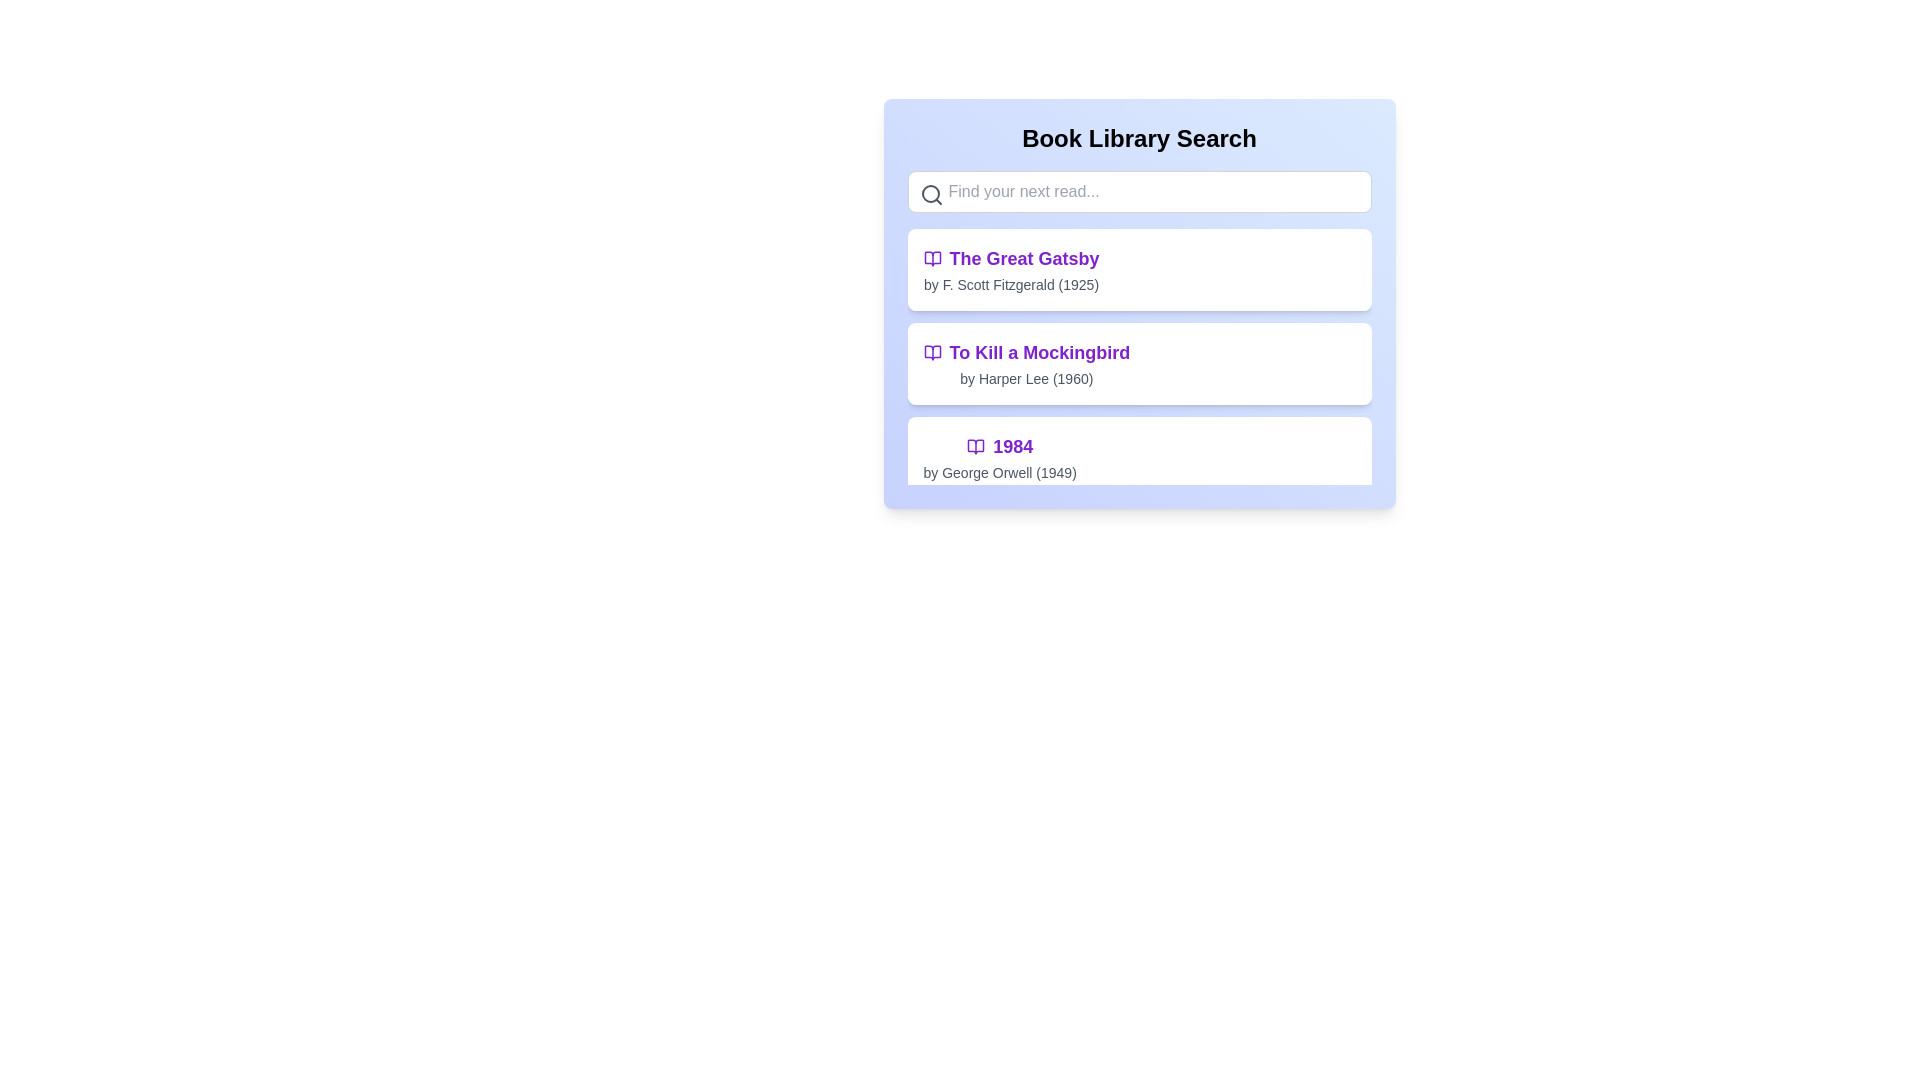 The image size is (1920, 1080). What do you see at coordinates (1026, 378) in the screenshot?
I see `the text label providing supplementary details about the book, located directly beneath the bold title 'To Kill a Mockingbird' in the 'Book Library Search' interface` at bounding box center [1026, 378].